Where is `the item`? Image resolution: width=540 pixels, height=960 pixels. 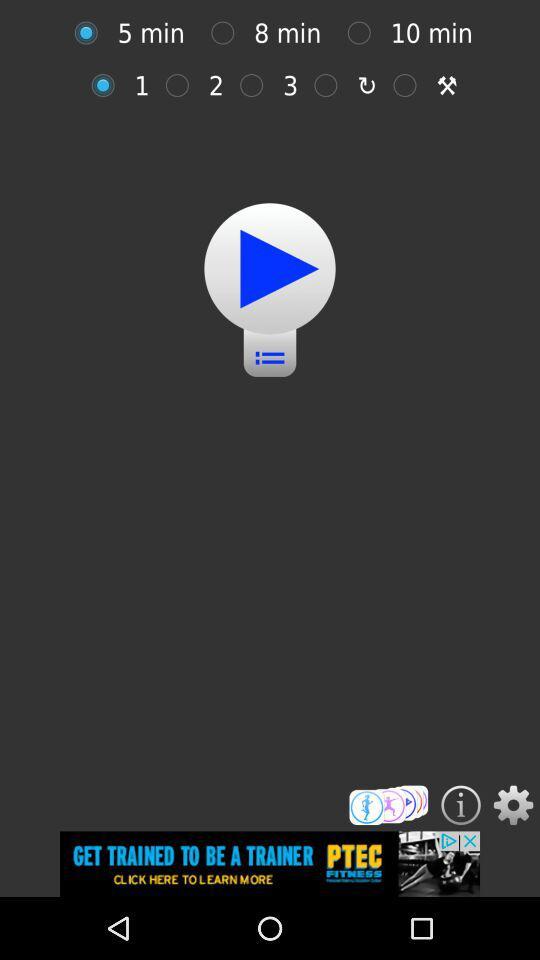 the item is located at coordinates (270, 267).